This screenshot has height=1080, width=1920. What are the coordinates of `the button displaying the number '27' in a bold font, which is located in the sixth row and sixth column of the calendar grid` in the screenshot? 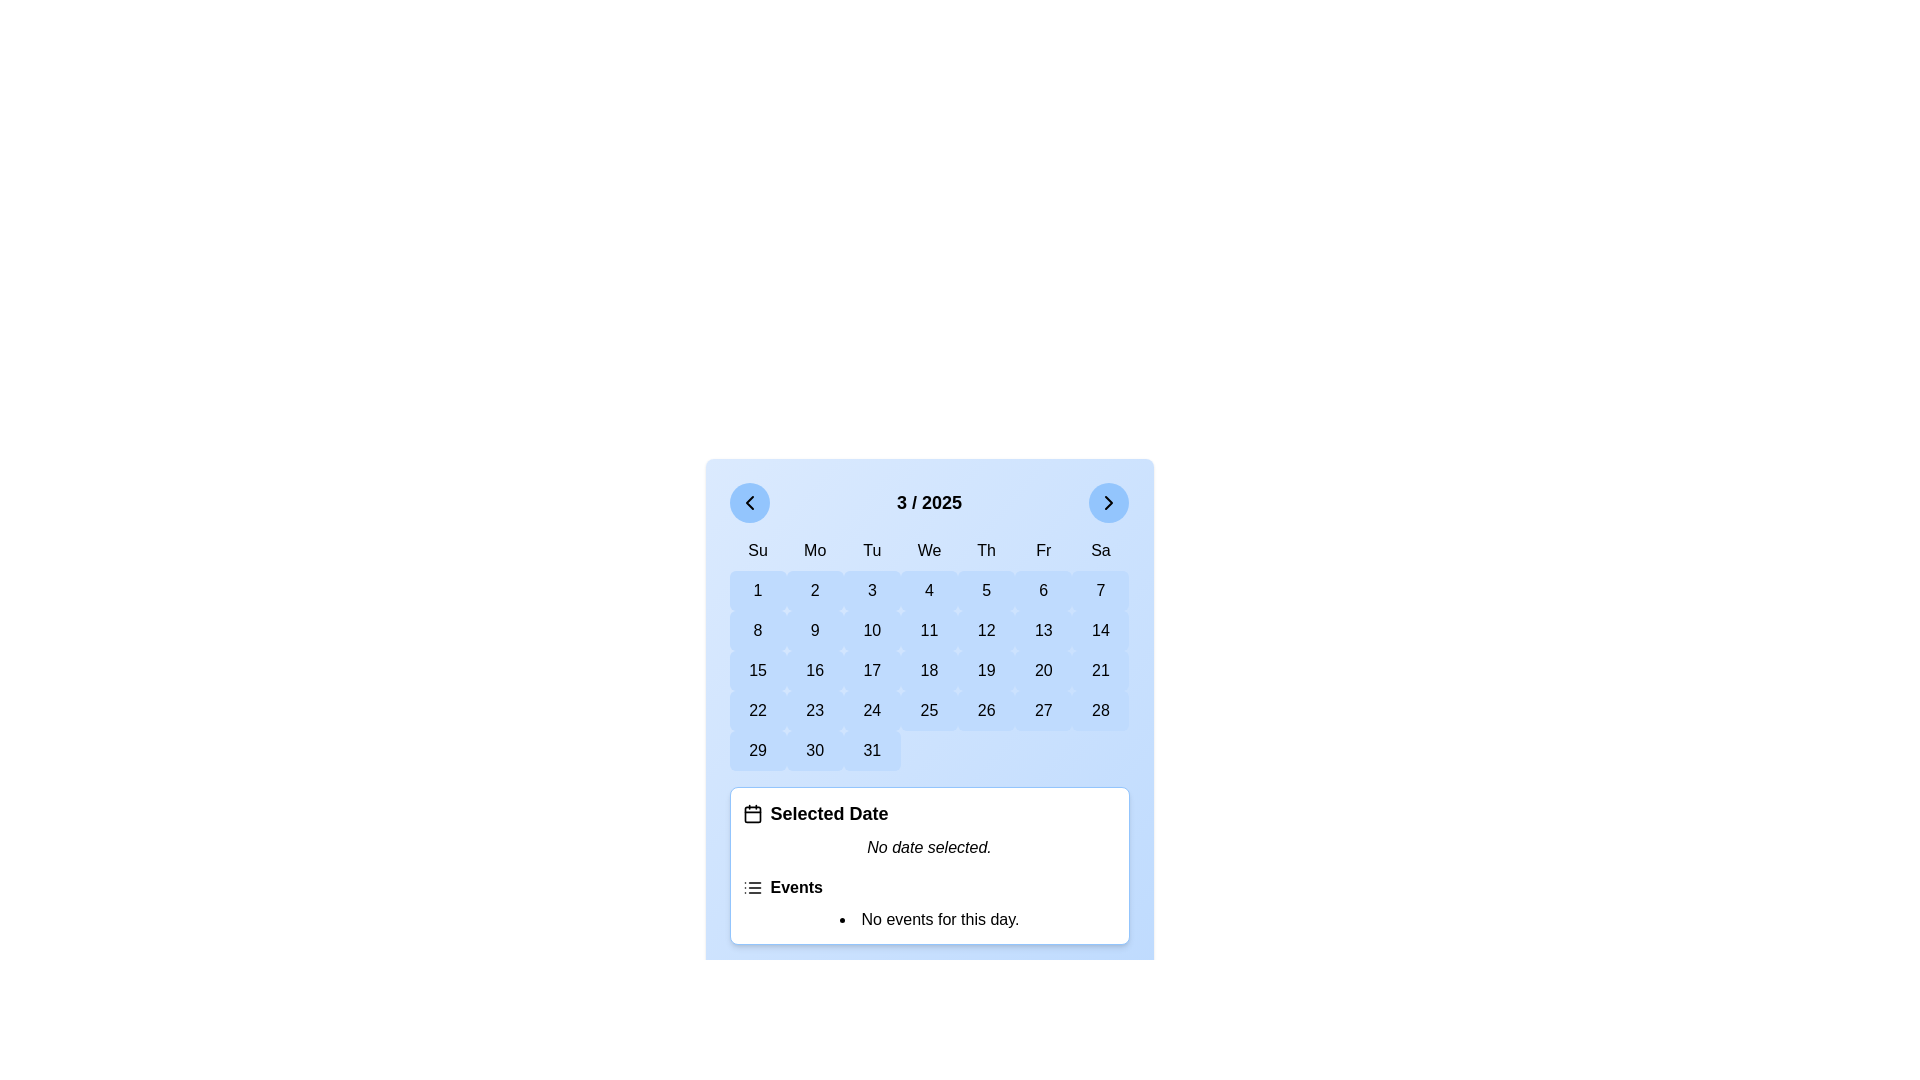 It's located at (1042, 709).